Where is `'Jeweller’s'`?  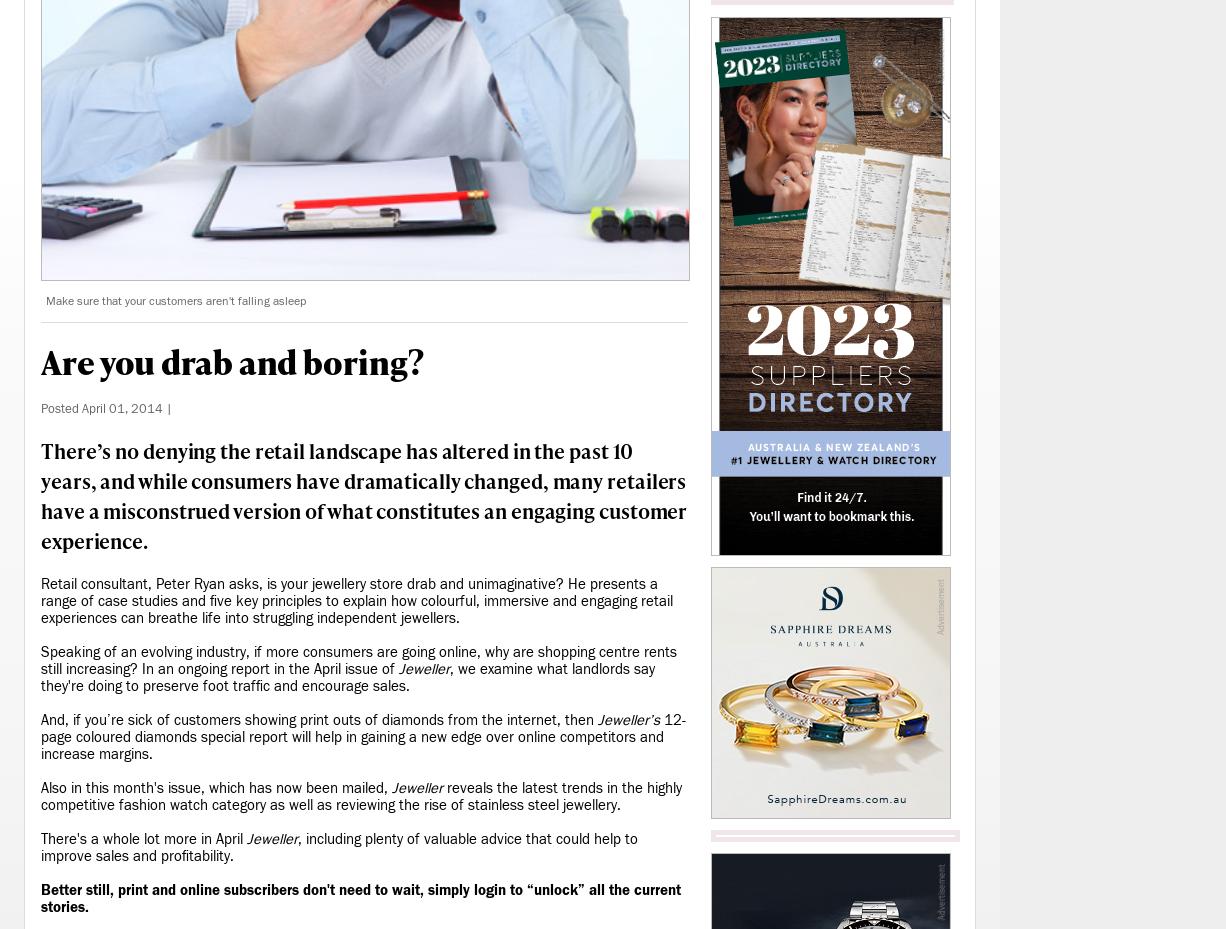
'Jeweller’s' is located at coordinates (629, 720).